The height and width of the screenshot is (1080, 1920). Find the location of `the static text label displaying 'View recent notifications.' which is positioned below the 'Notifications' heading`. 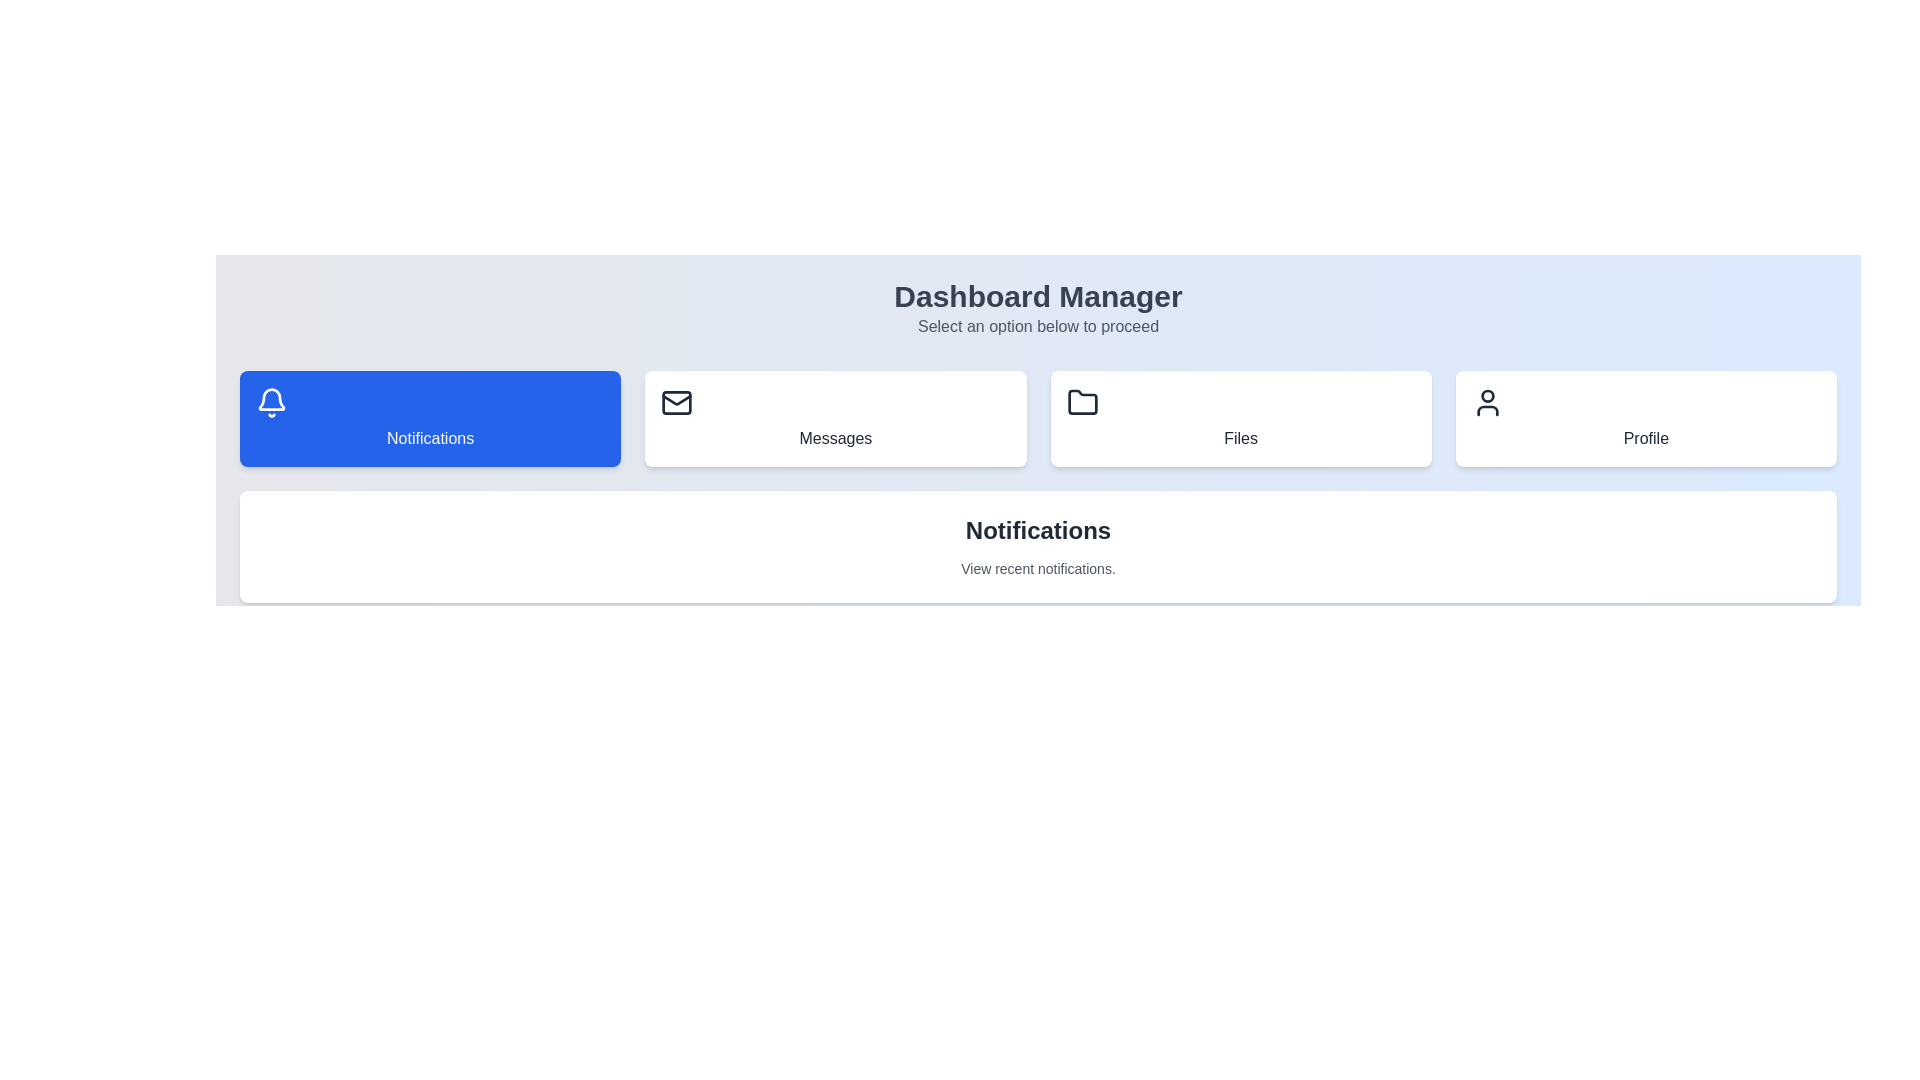

the static text label displaying 'View recent notifications.' which is positioned below the 'Notifications' heading is located at coordinates (1038, 569).